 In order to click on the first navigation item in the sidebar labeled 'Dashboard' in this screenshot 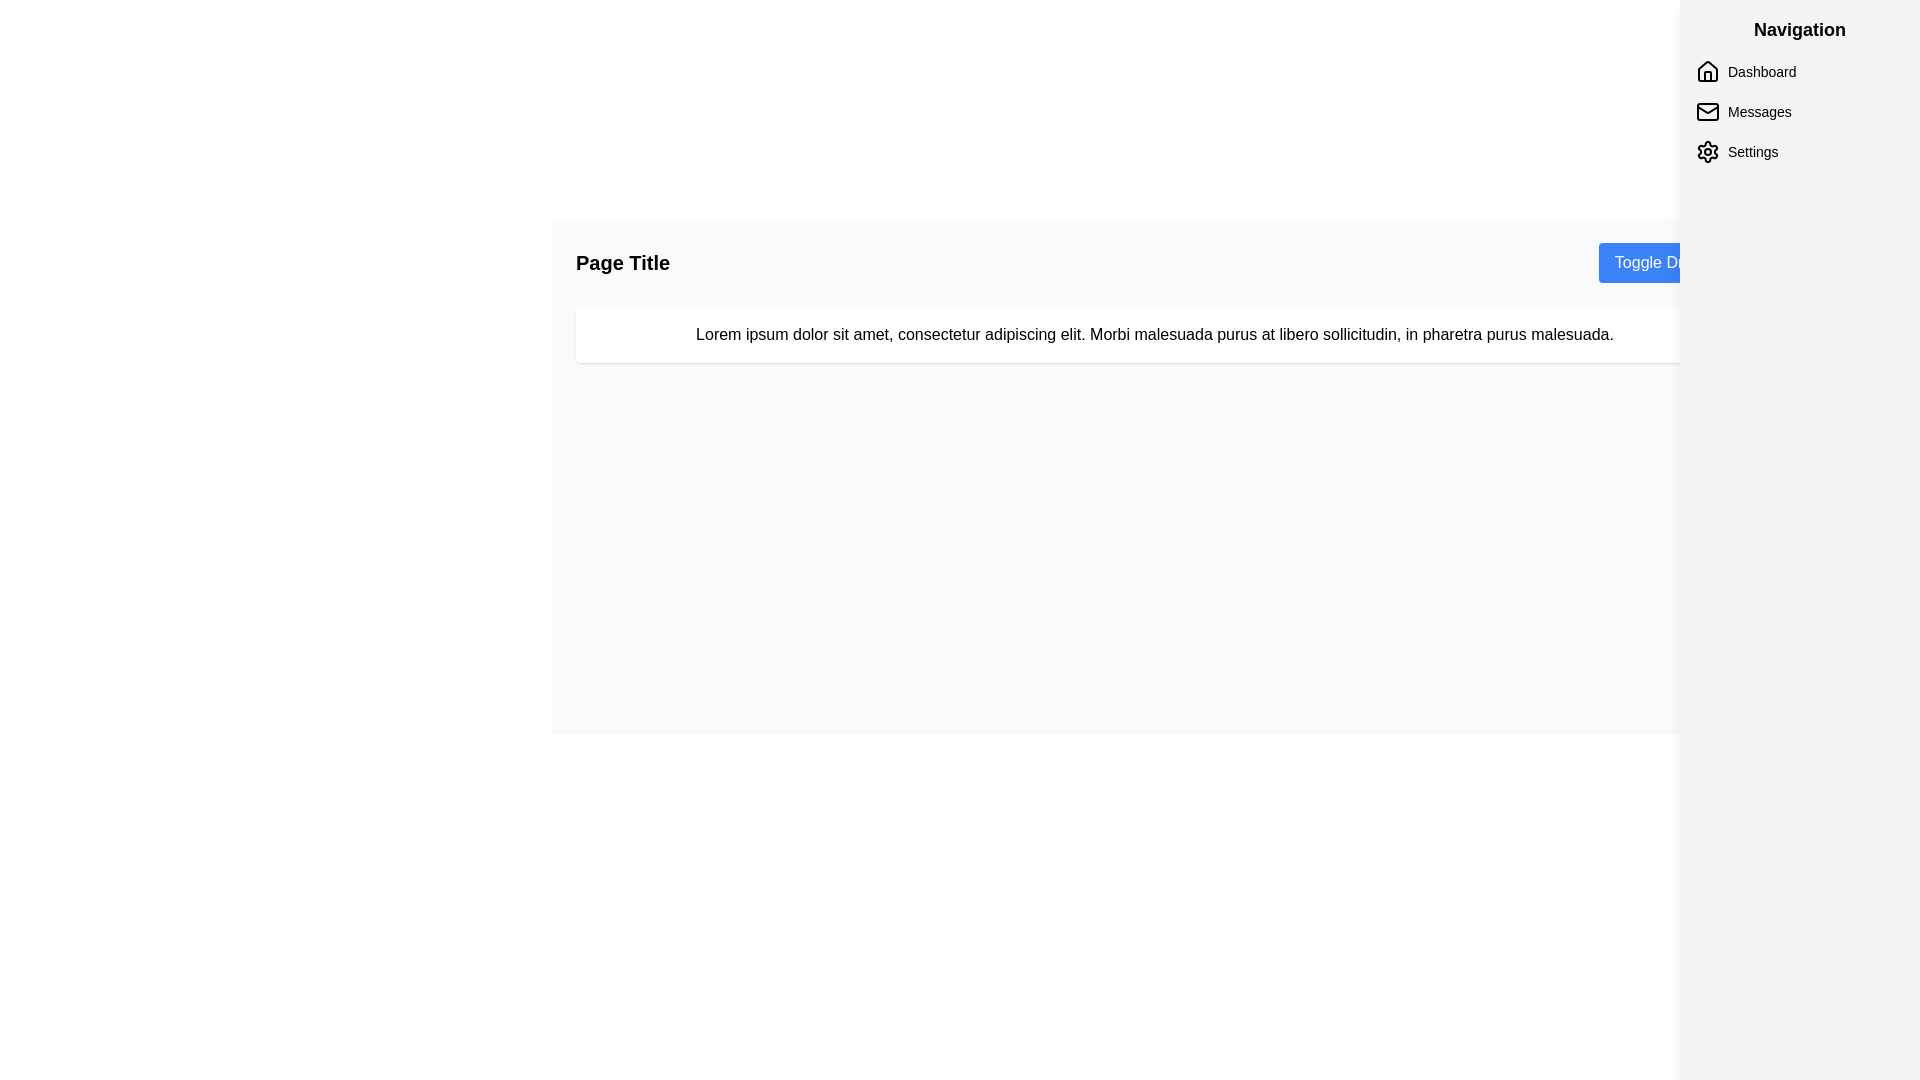, I will do `click(1800, 71)`.